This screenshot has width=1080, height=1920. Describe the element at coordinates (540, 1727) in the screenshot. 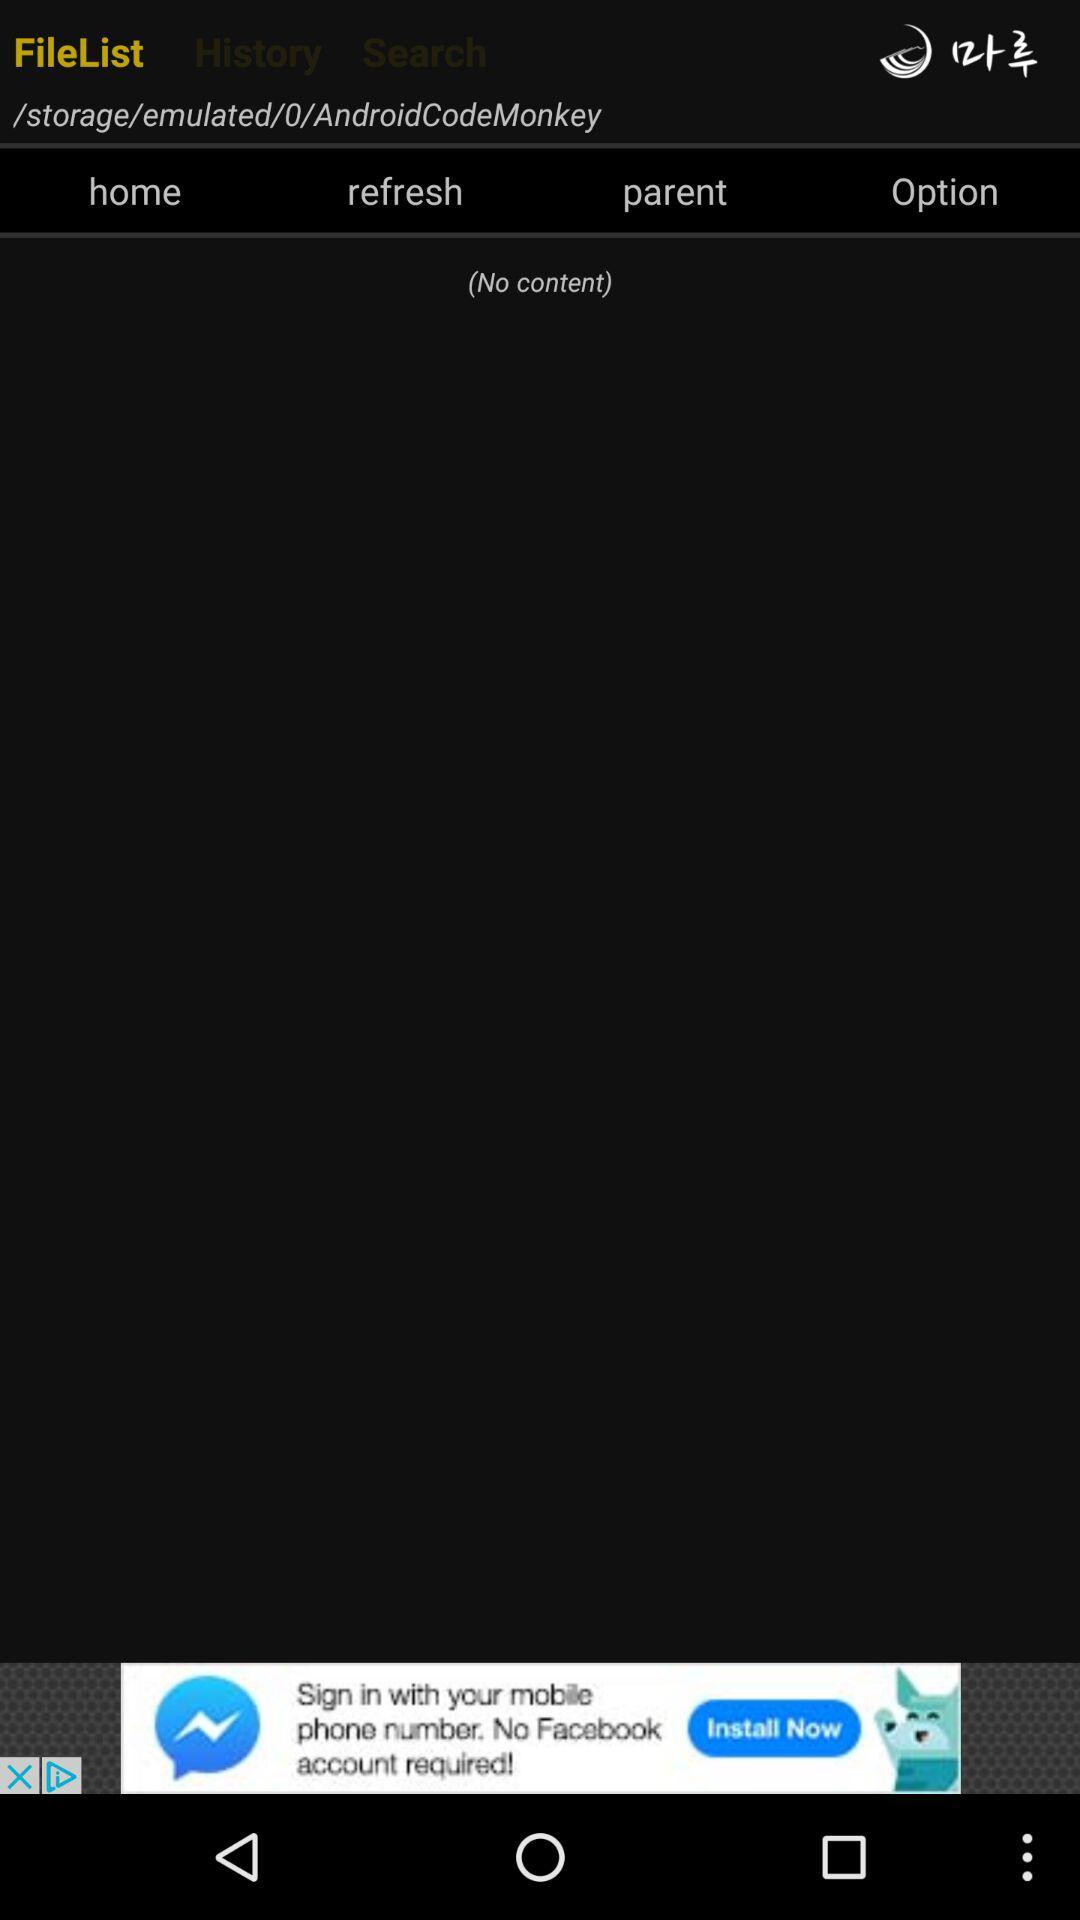

I see `click the advertisement` at that location.